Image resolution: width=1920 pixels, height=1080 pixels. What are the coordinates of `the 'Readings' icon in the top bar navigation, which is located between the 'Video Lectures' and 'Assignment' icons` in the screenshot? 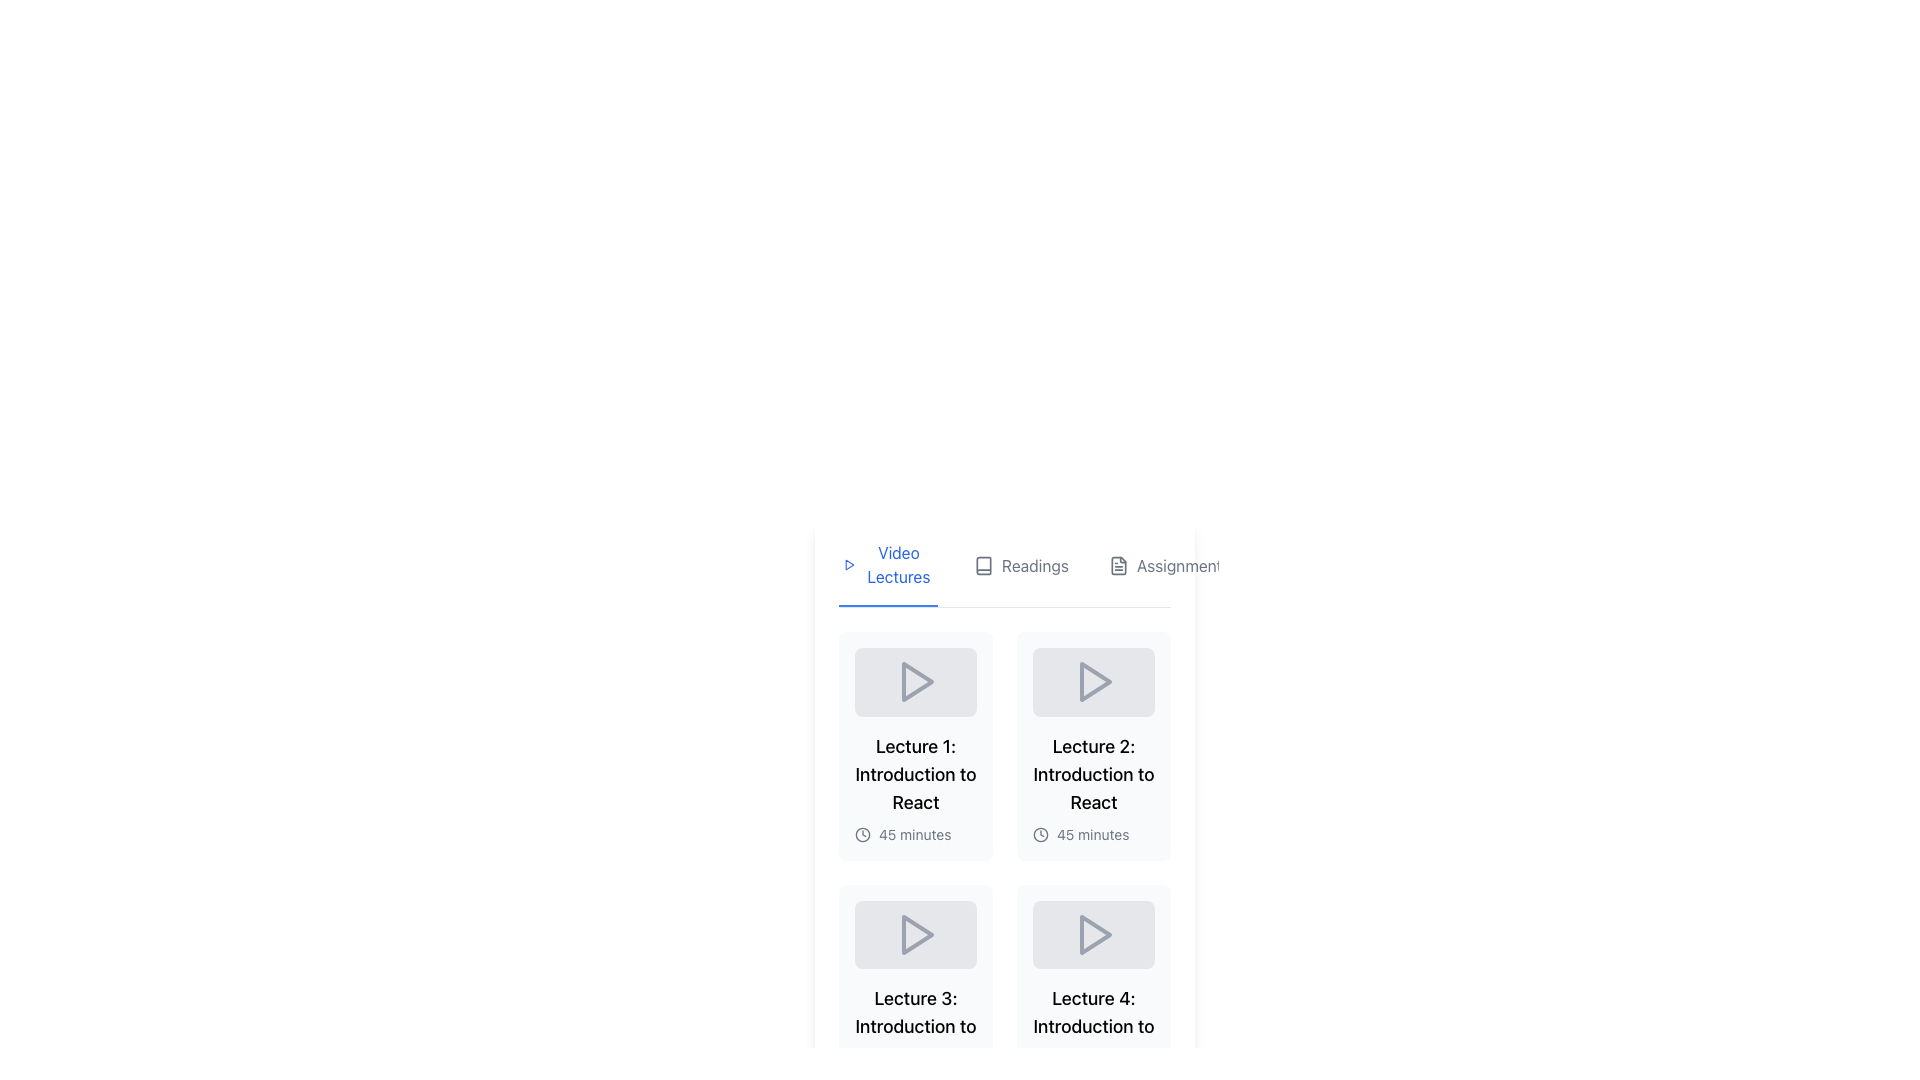 It's located at (983, 566).